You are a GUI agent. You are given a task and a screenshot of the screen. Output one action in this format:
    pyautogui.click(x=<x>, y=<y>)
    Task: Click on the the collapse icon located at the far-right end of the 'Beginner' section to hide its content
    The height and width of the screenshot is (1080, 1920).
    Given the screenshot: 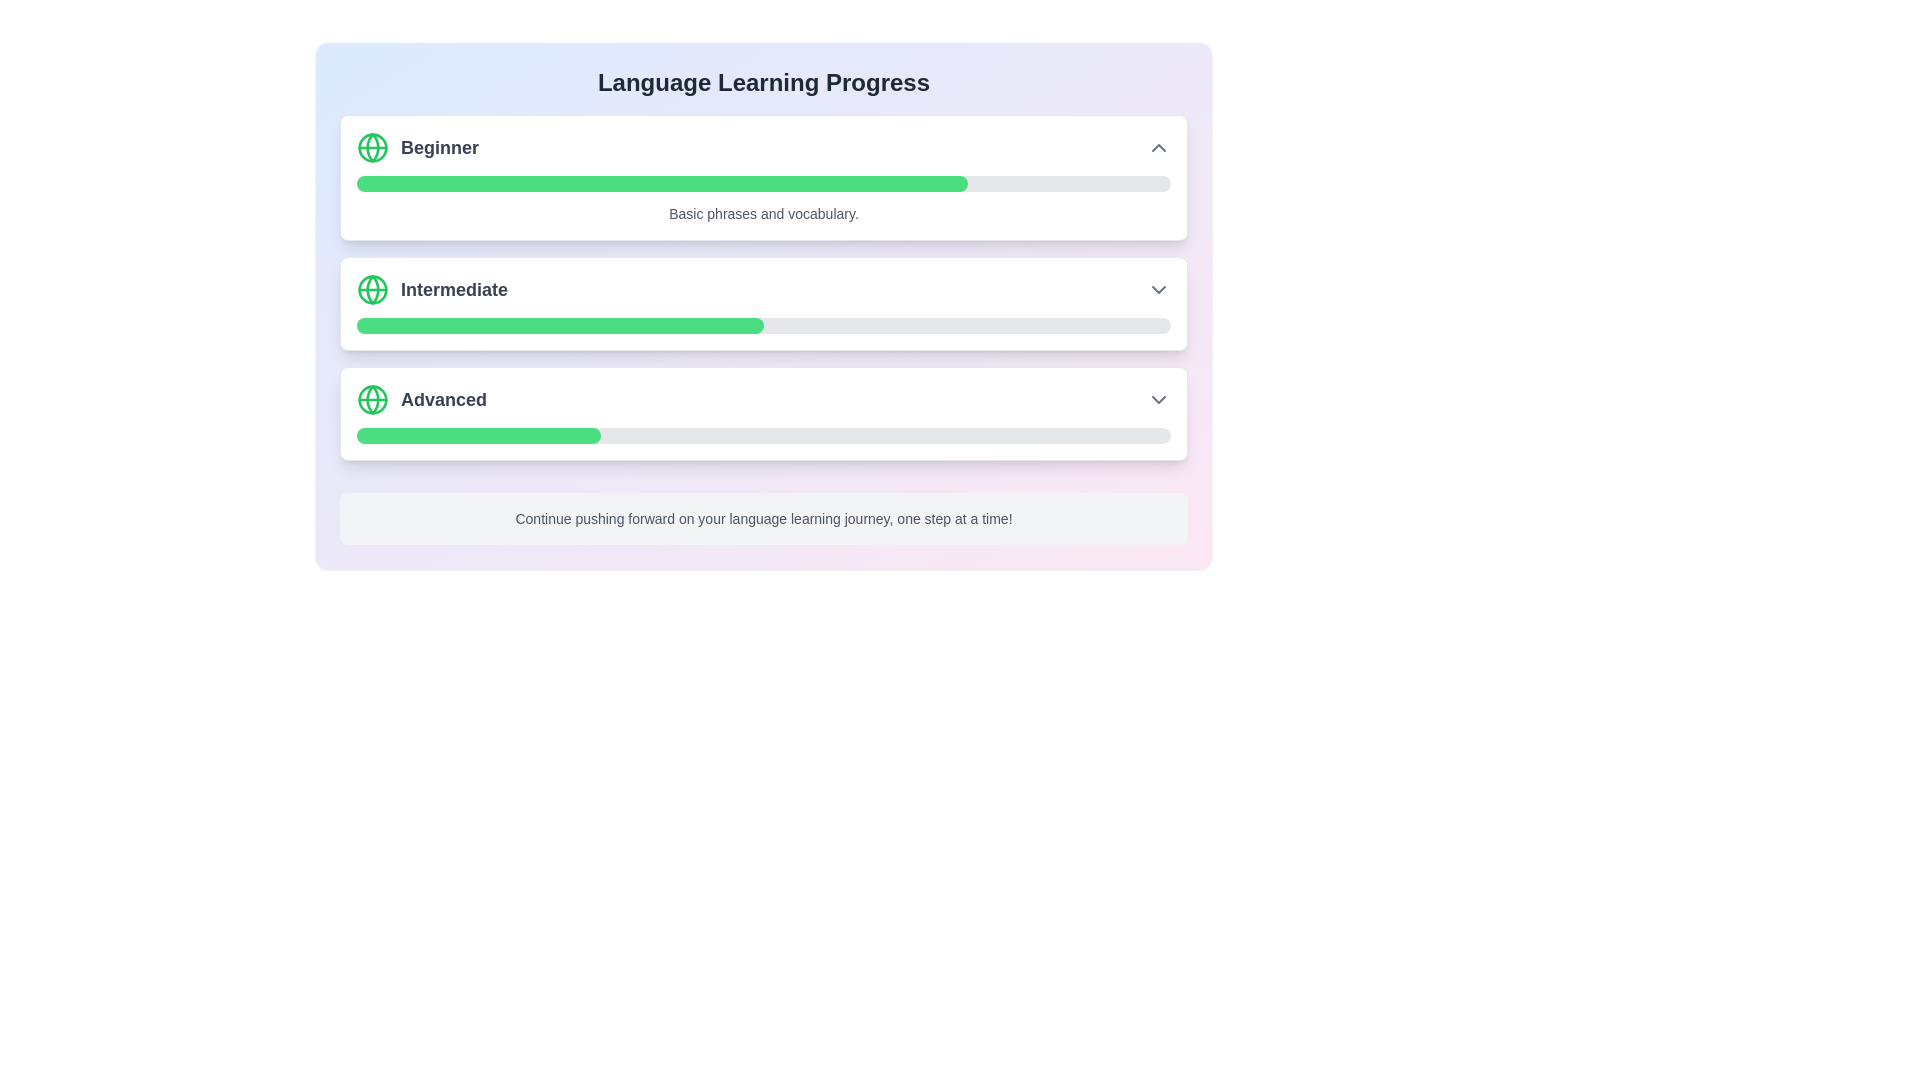 What is the action you would take?
    pyautogui.click(x=1158, y=146)
    